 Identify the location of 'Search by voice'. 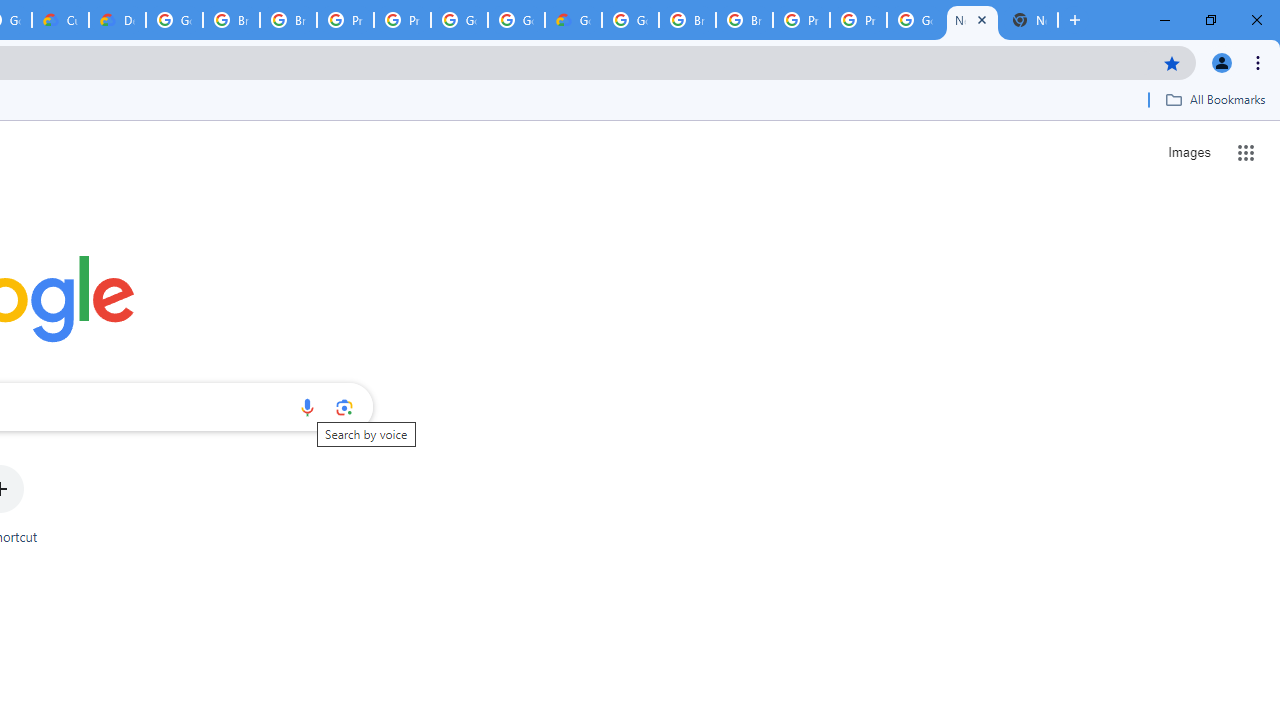
(306, 406).